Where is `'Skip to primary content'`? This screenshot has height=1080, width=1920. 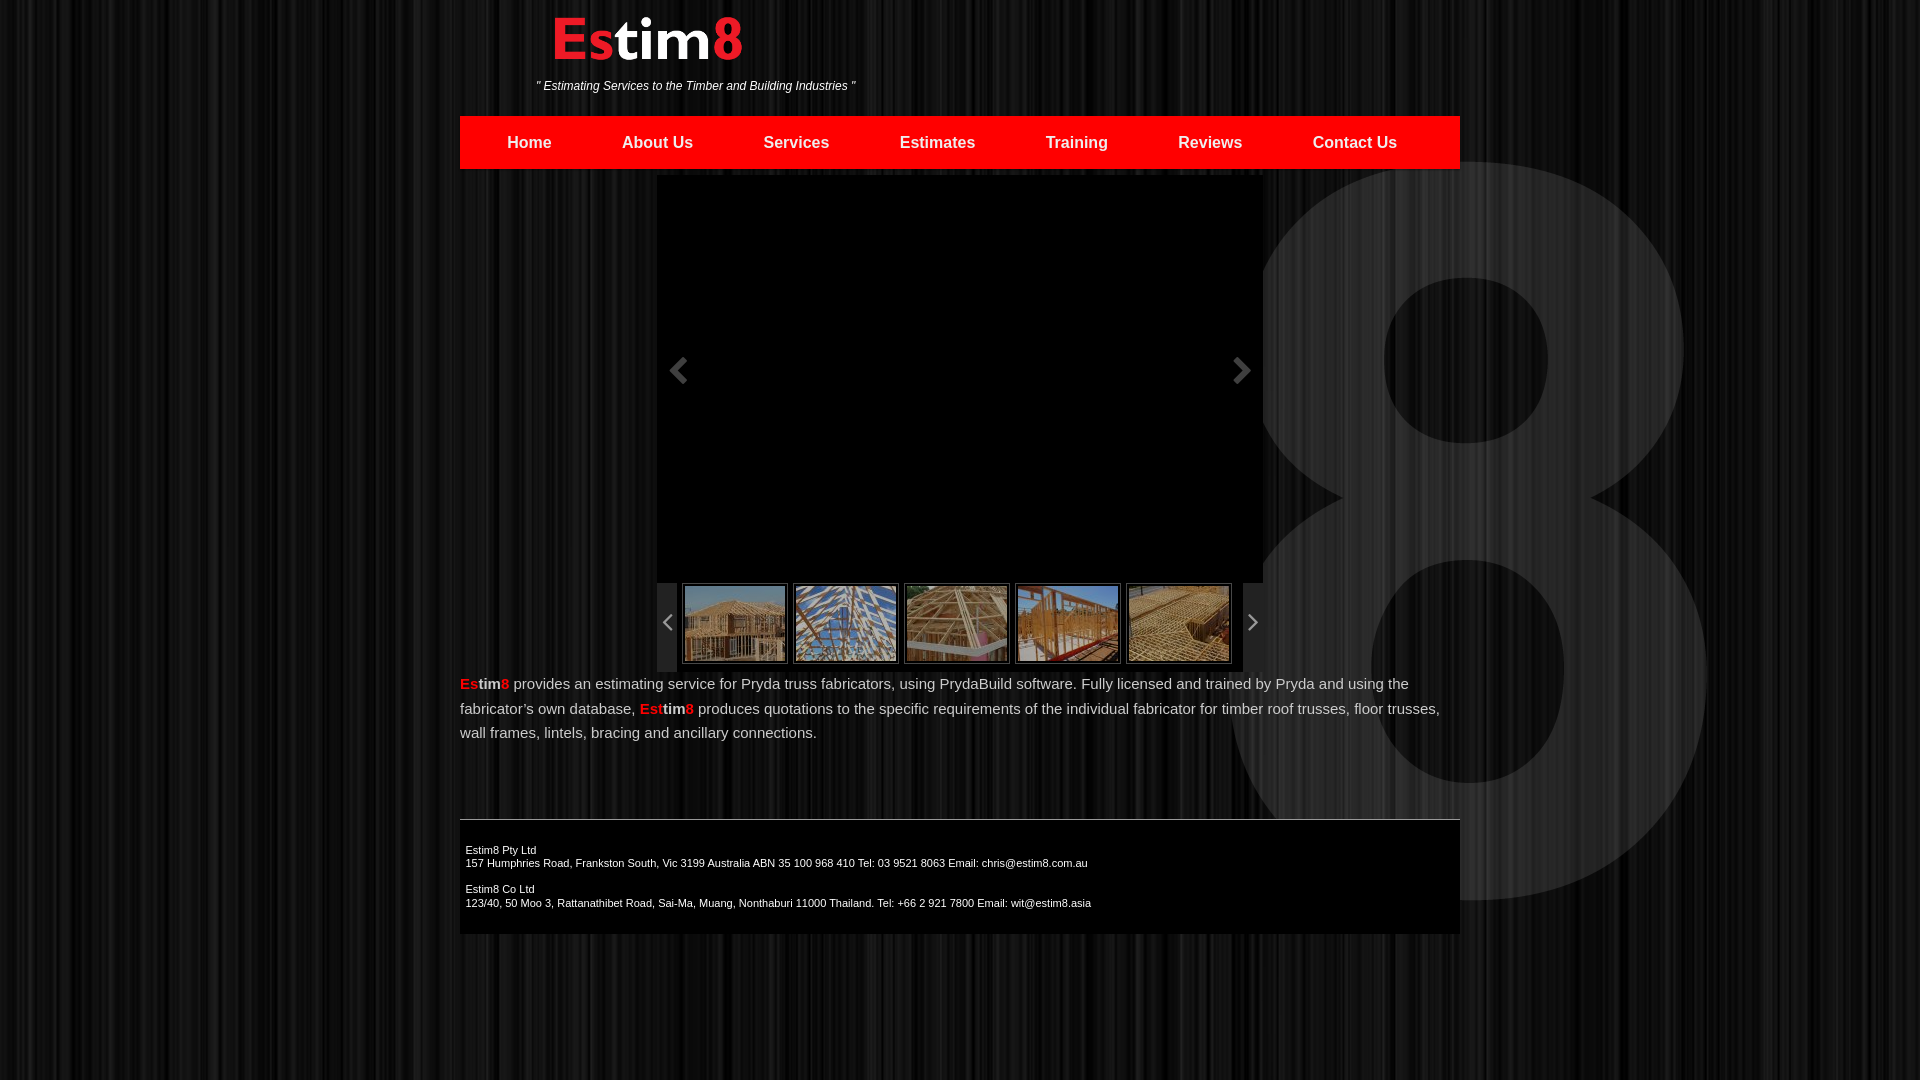
'Skip to primary content' is located at coordinates (600, 140).